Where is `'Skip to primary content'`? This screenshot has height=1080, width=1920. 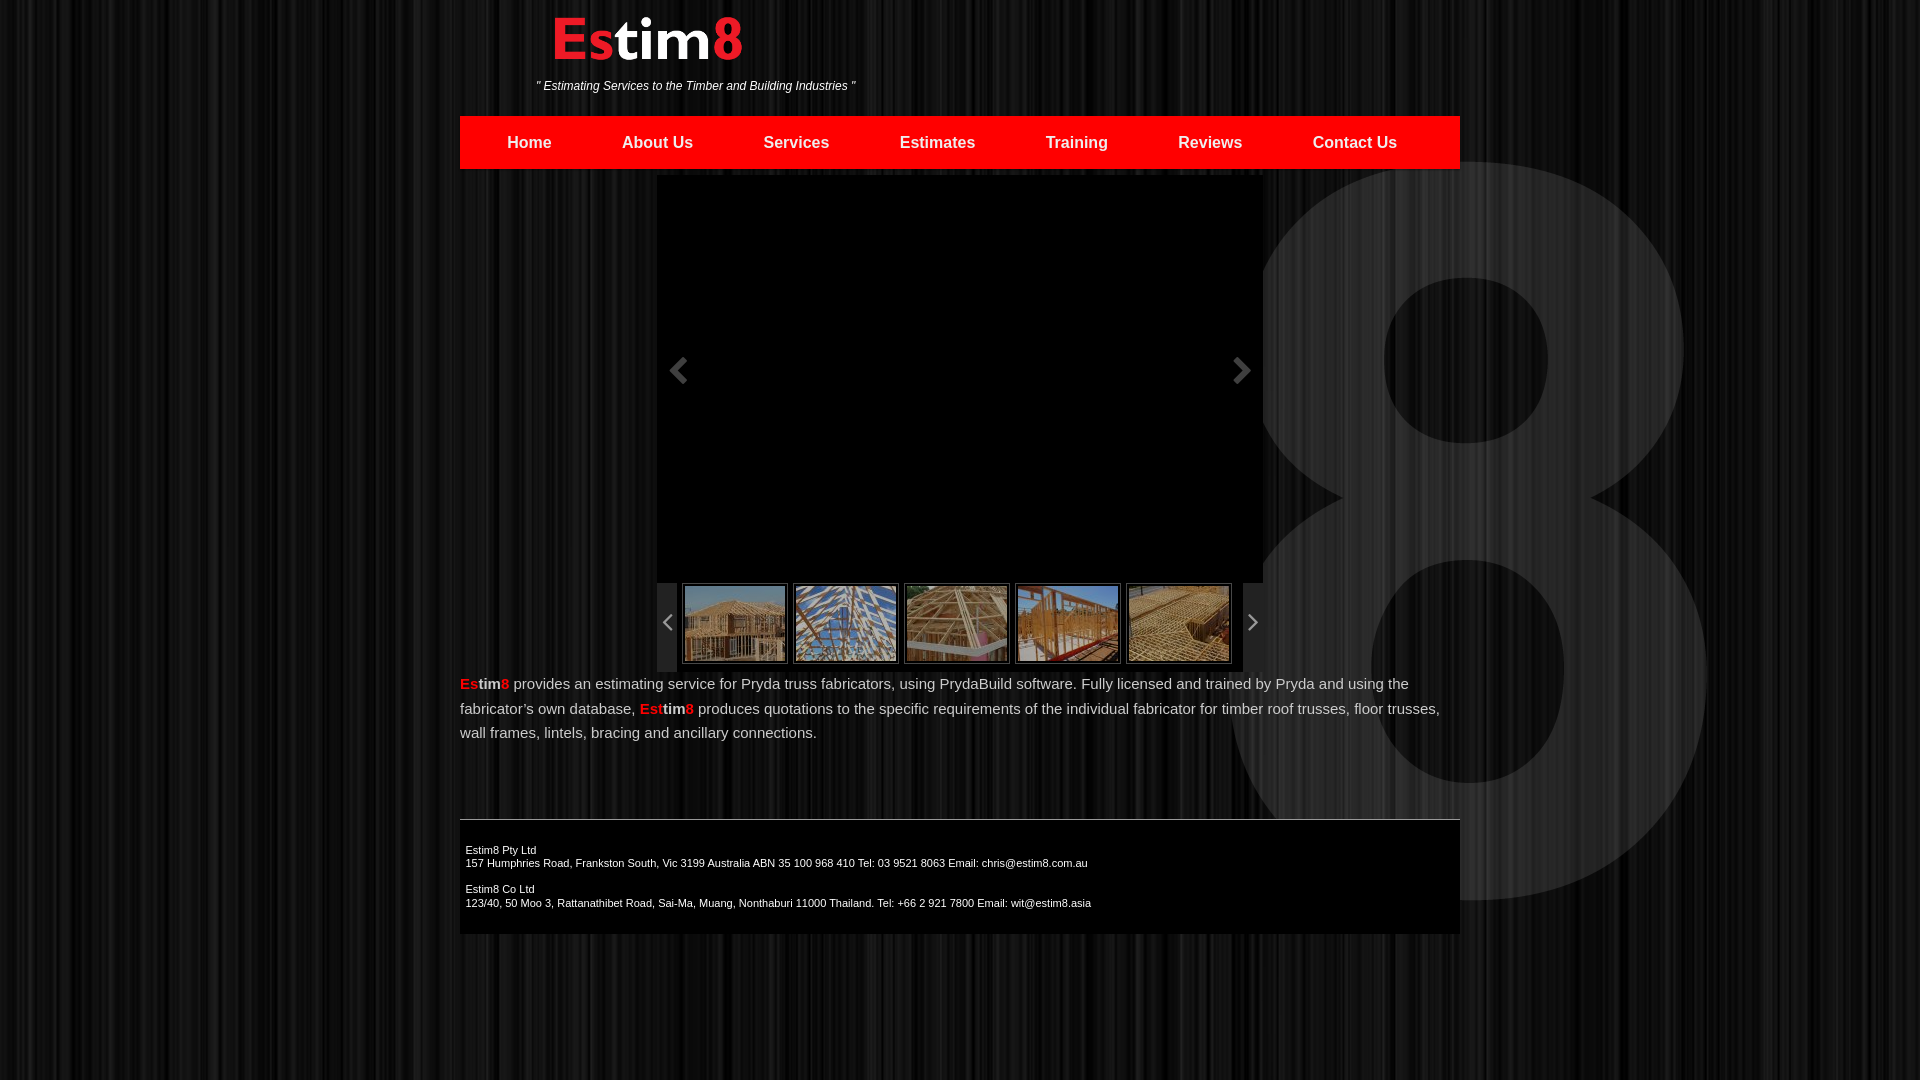
'Skip to primary content' is located at coordinates (600, 140).